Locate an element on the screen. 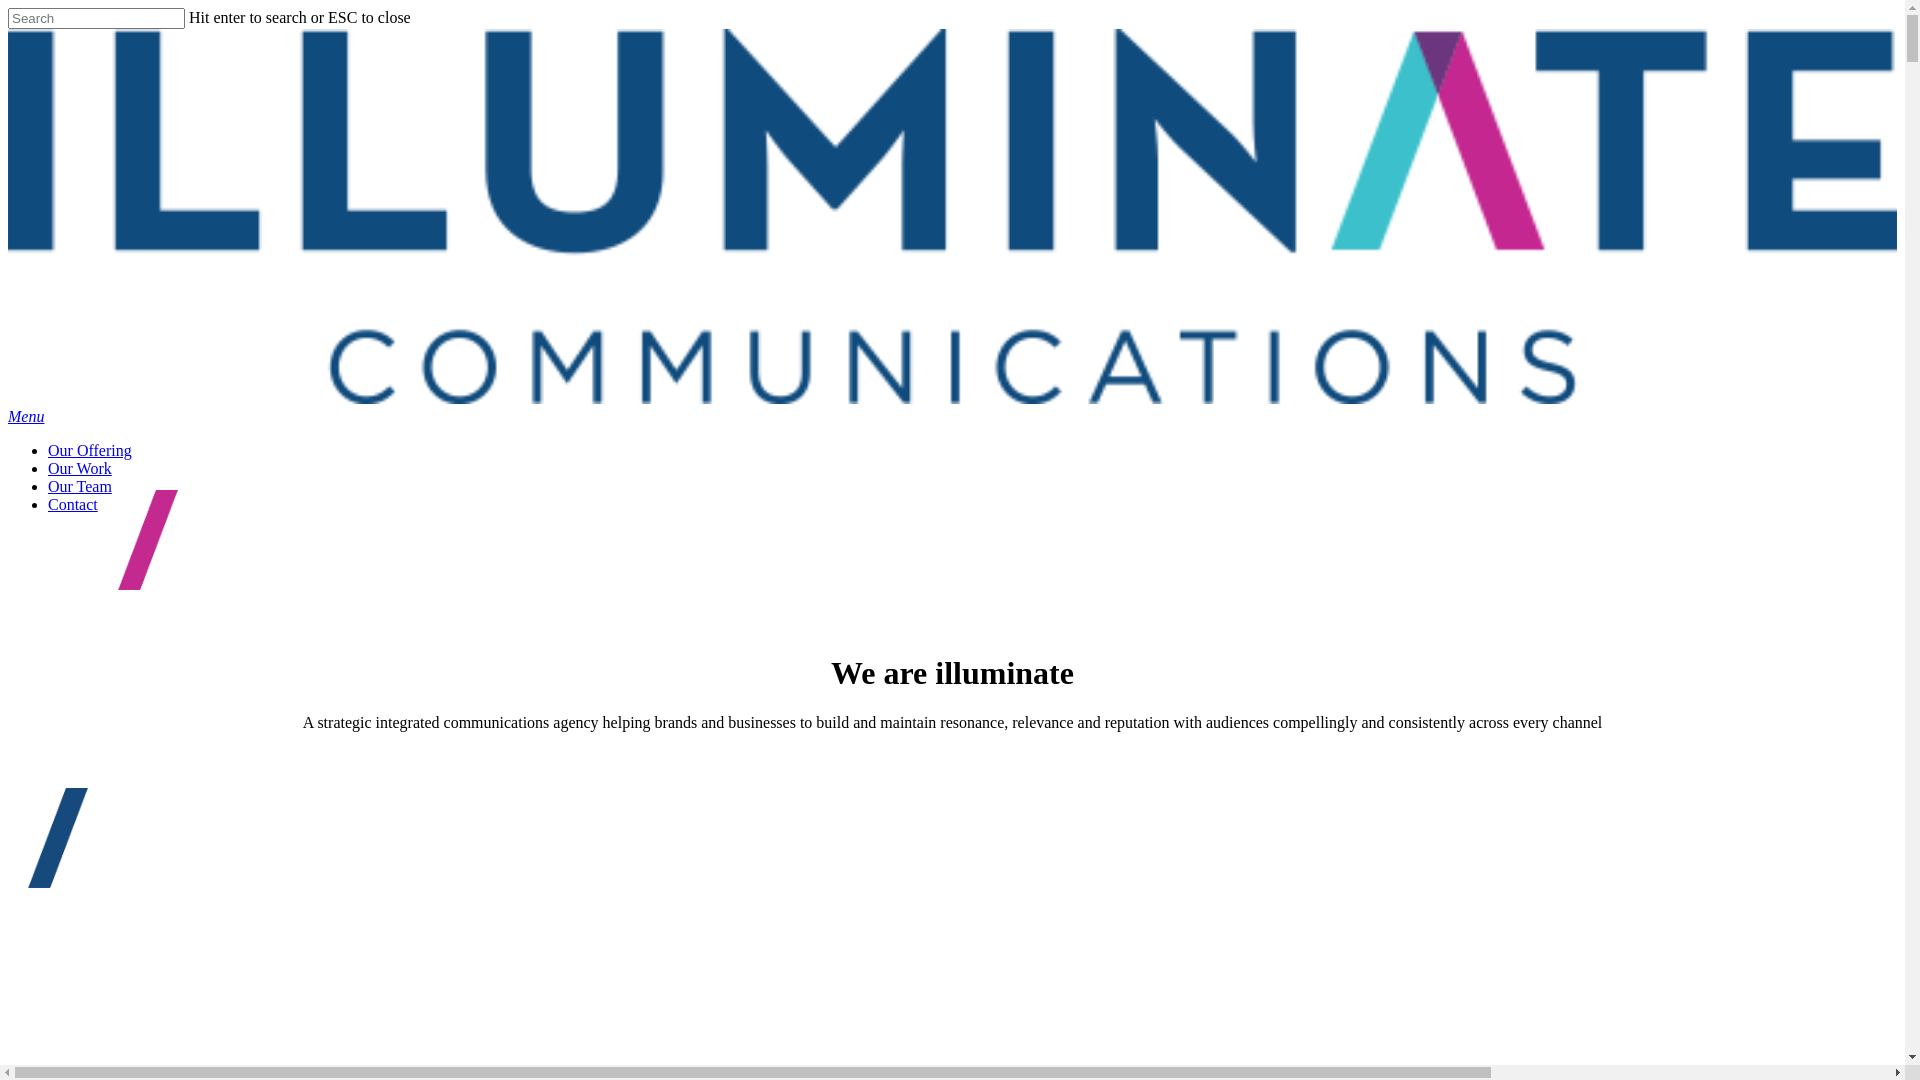  'Contact' is located at coordinates (72, 503).